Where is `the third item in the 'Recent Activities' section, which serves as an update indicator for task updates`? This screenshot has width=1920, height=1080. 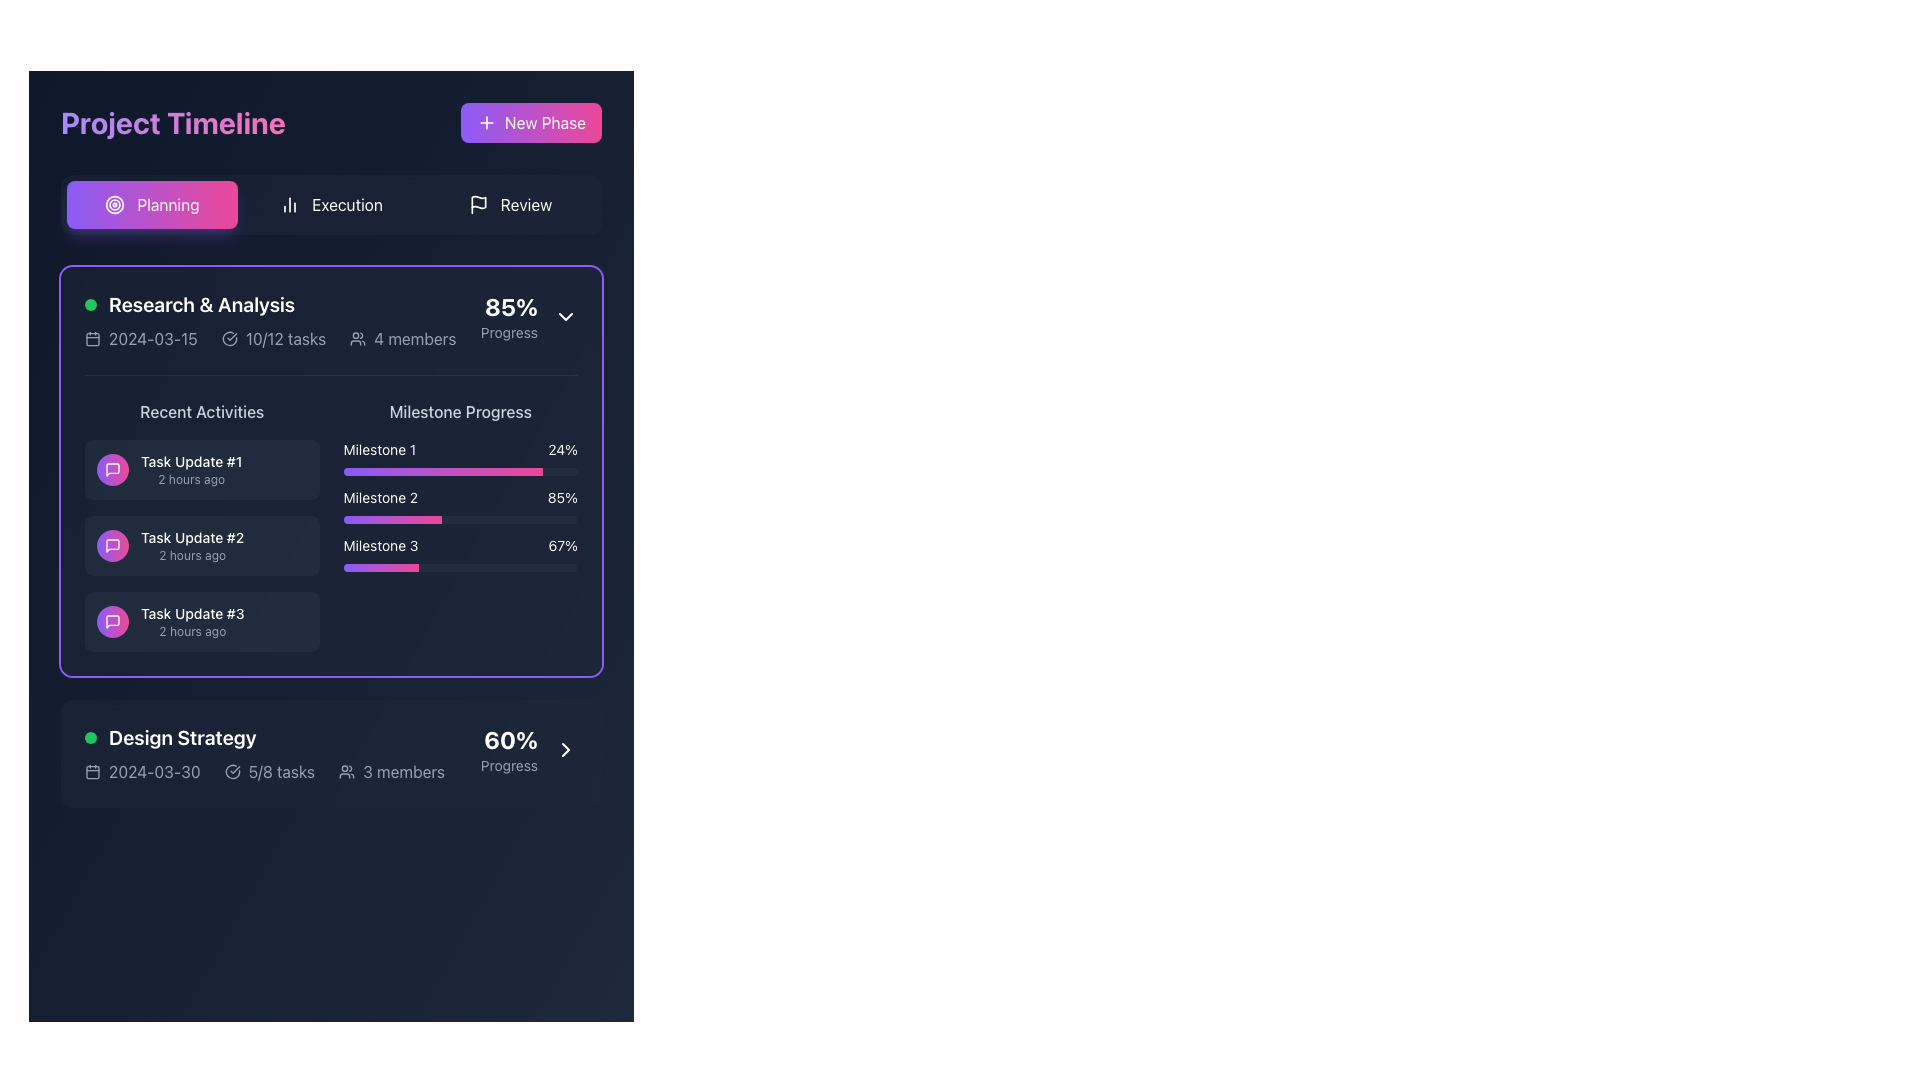 the third item in the 'Recent Activities' section, which serves as an update indicator for task updates is located at coordinates (192, 620).